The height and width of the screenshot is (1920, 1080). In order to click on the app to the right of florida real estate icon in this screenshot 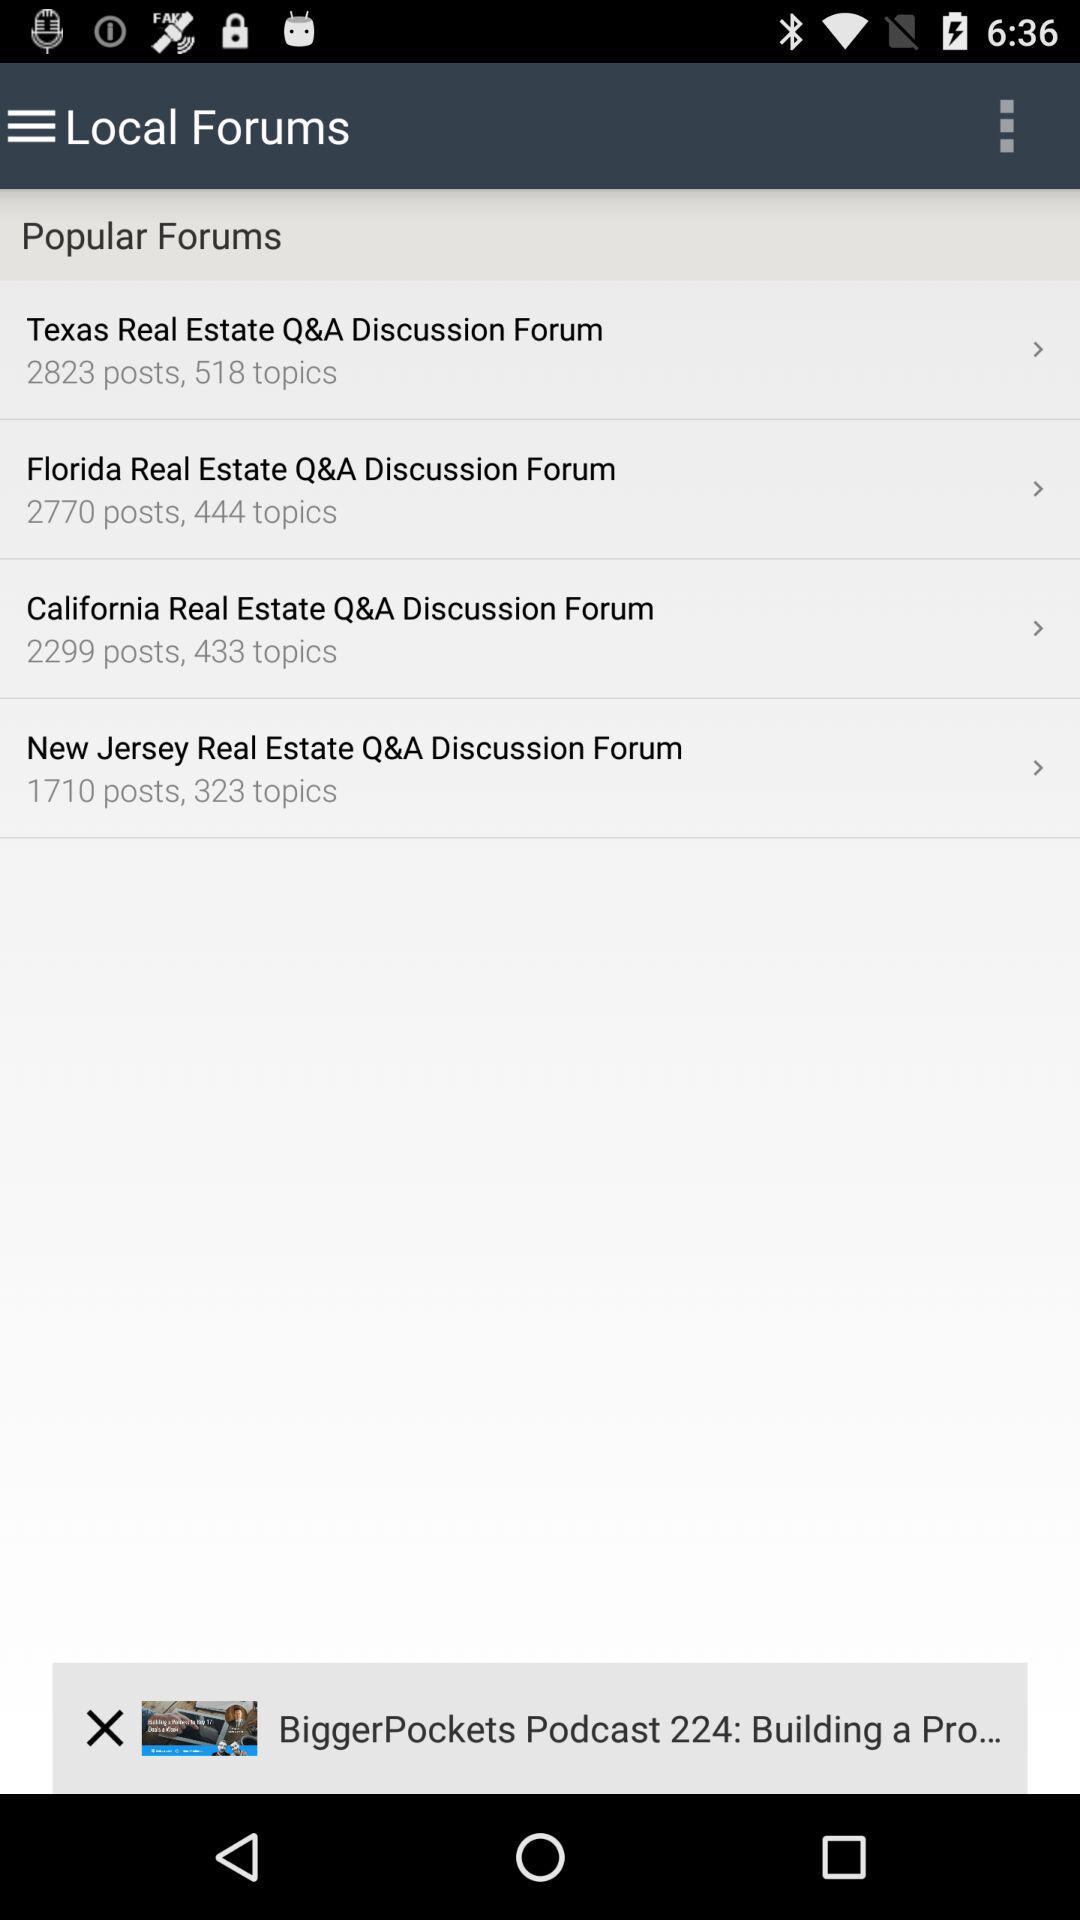, I will do `click(1036, 489)`.